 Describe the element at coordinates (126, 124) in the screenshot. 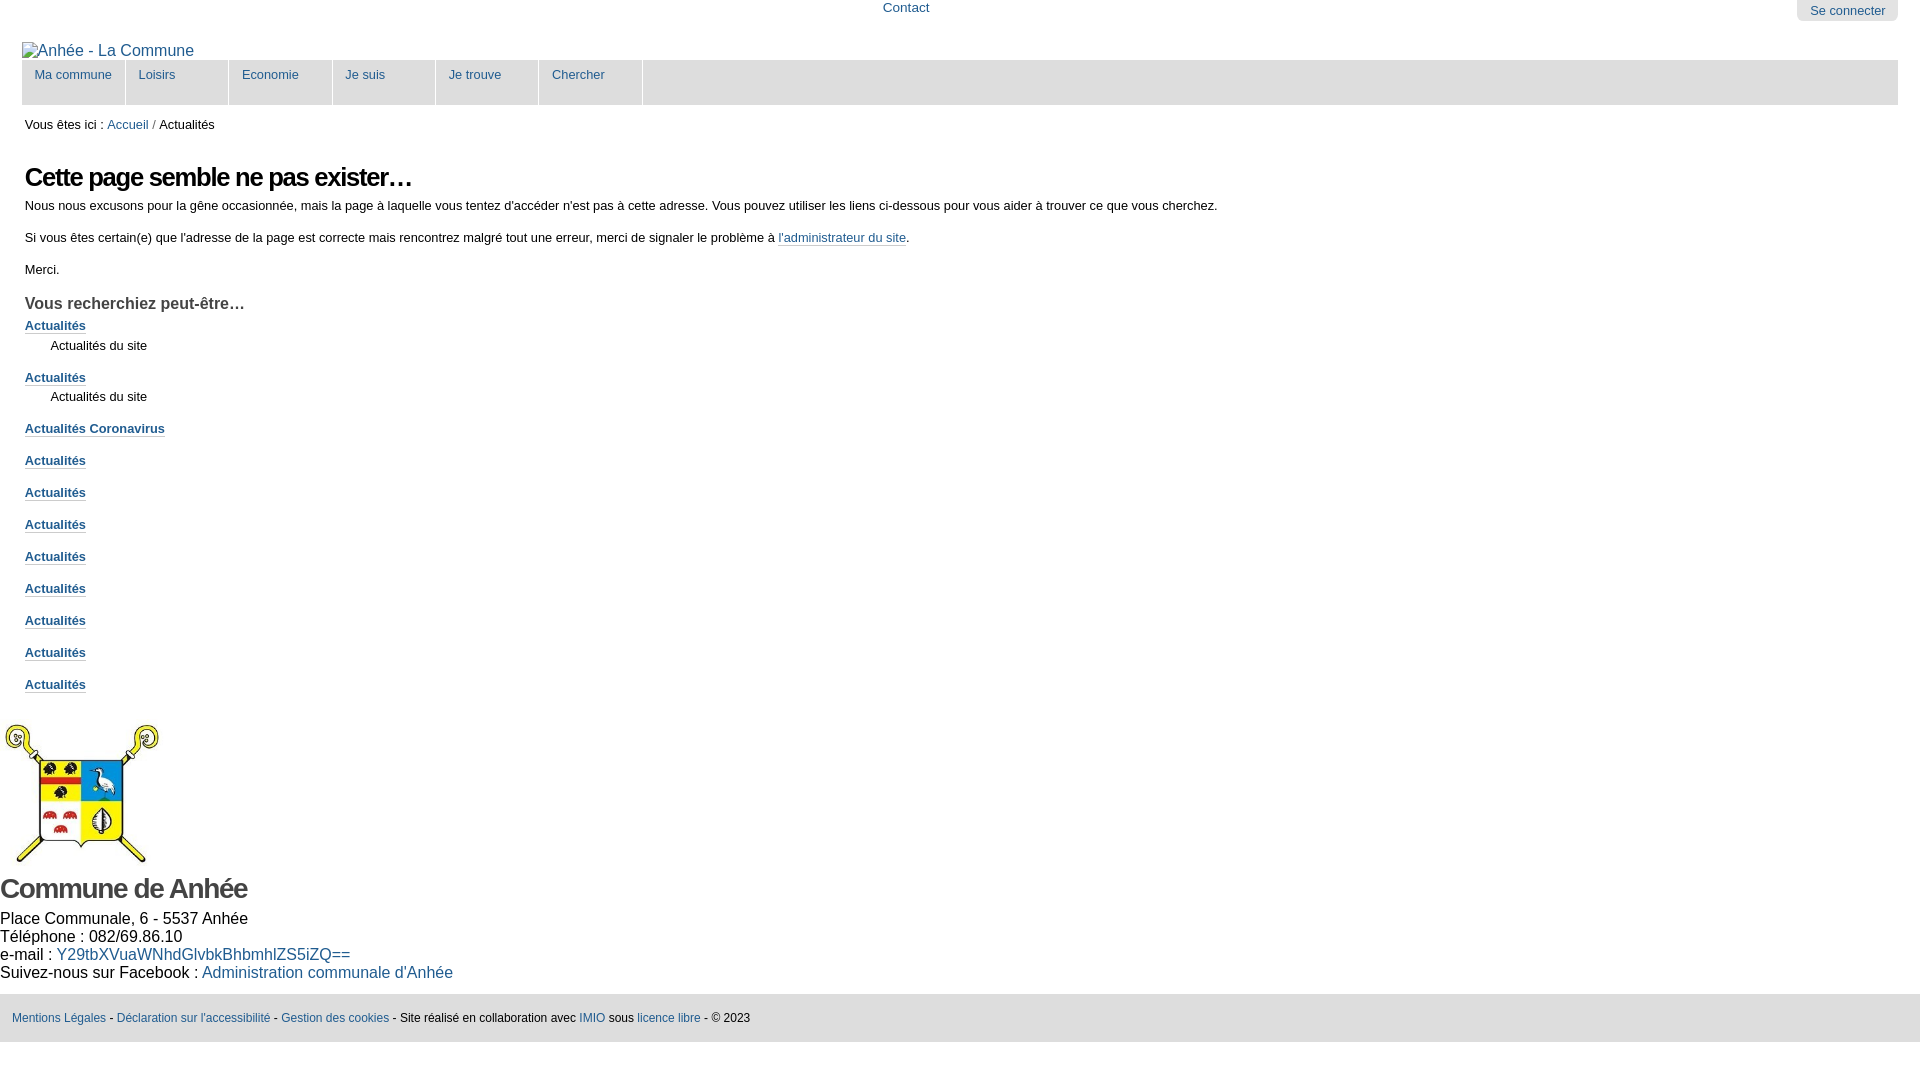

I see `'Accueil'` at that location.